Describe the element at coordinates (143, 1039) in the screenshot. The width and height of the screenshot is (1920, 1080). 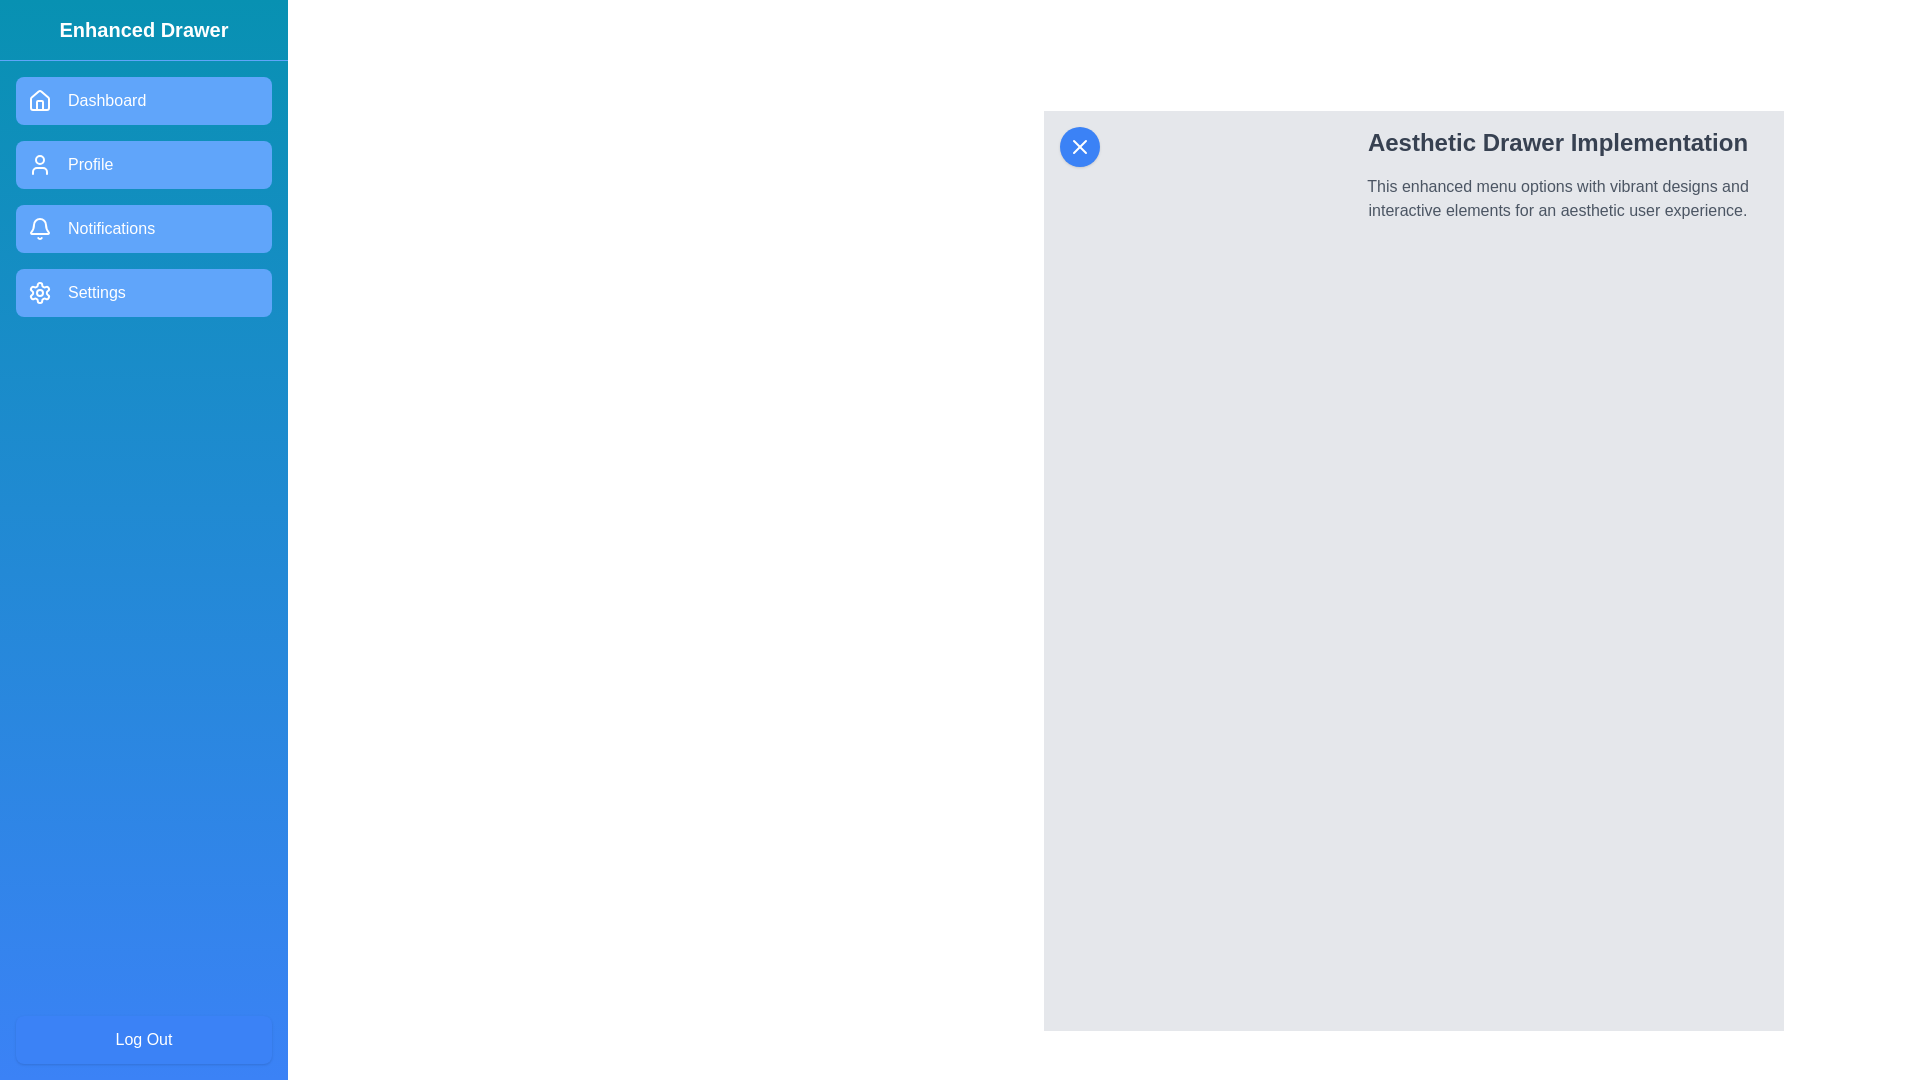
I see `the rectangular blue 'Log Out' button with rounded edges located at the bottom left corner of the interface to log out` at that location.